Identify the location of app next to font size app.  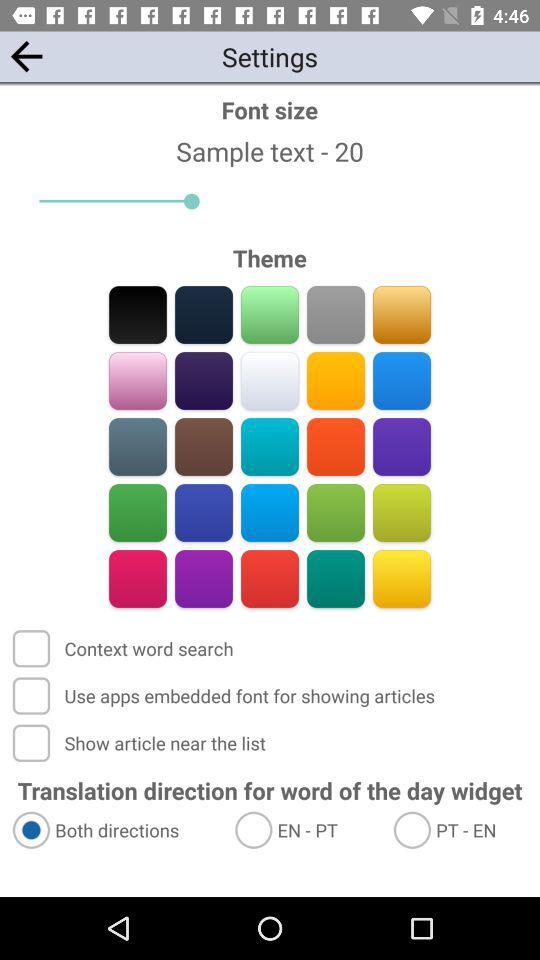
(25, 55).